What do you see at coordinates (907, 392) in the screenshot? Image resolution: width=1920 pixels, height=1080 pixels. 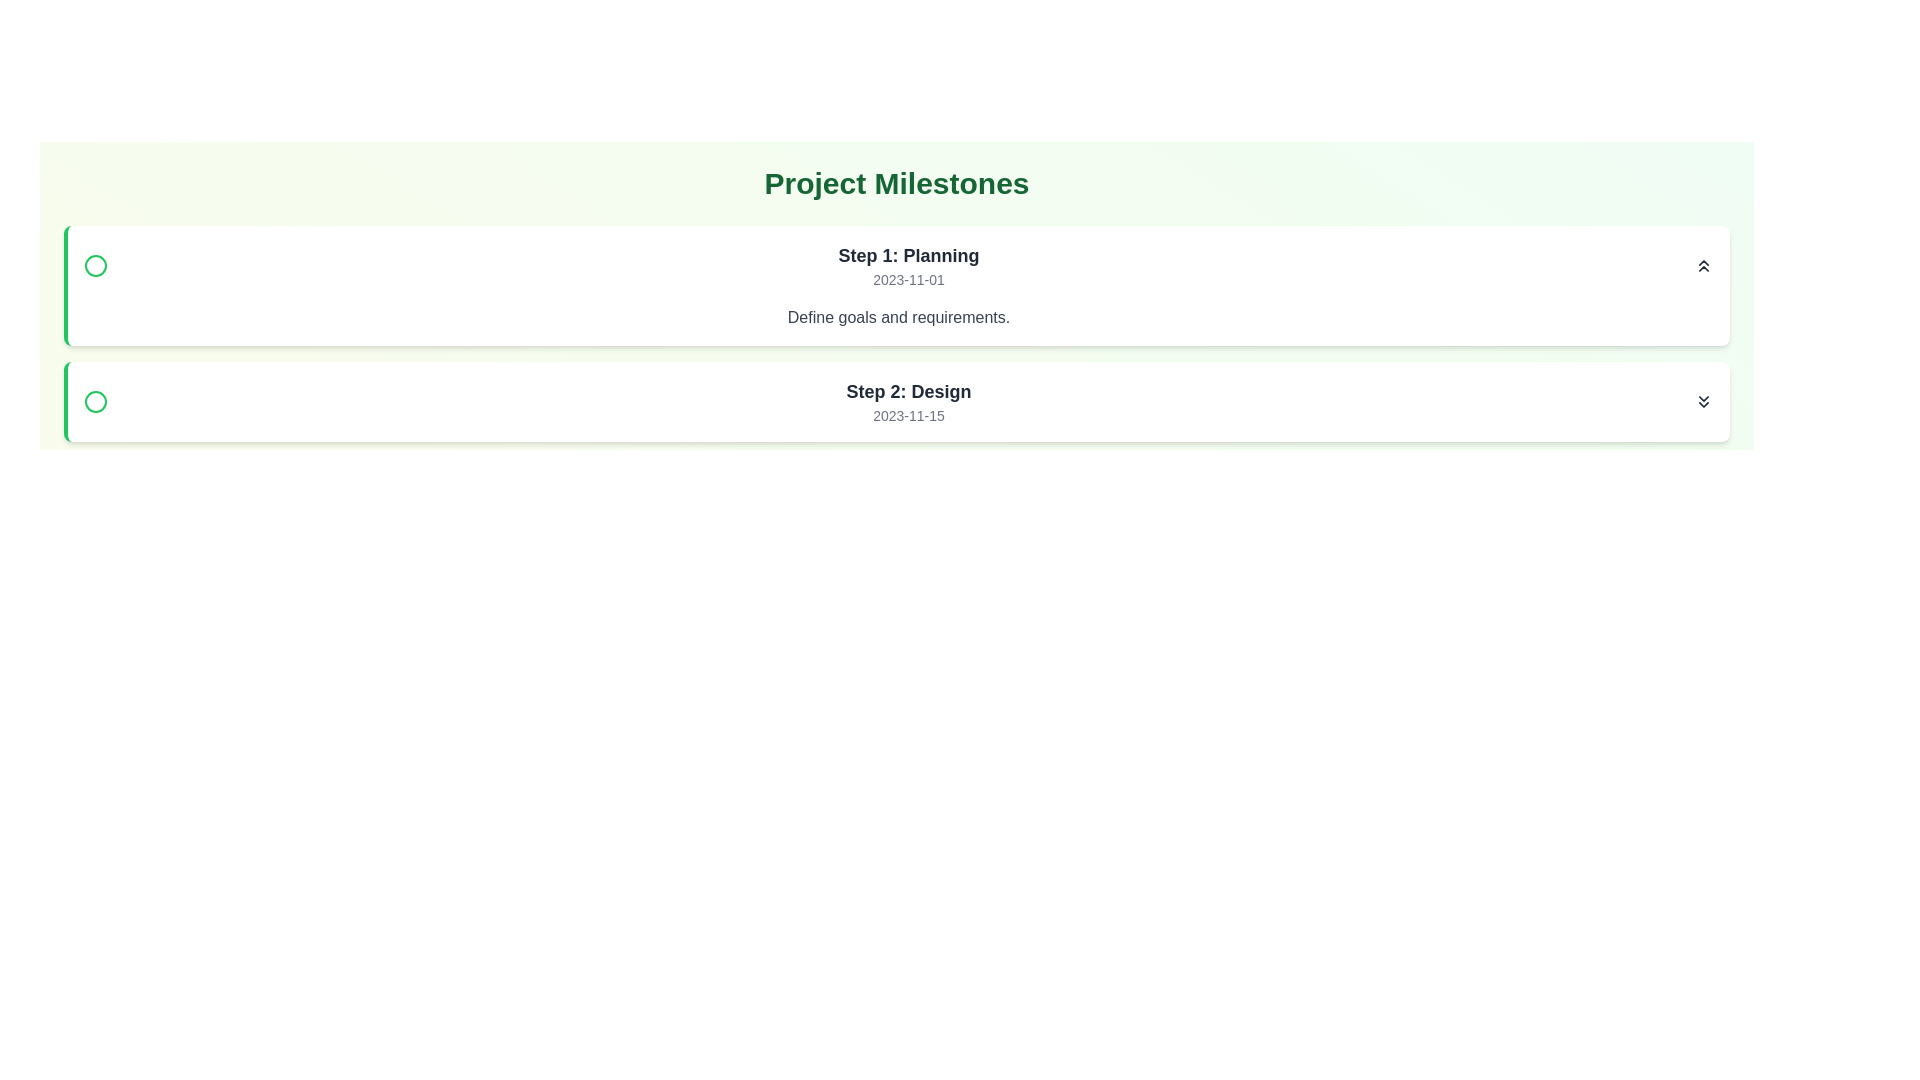 I see `the text label displaying 'Step 2: Design' in the 'Project Milestones' interface, which is styled with a large bold font and located below the 'Step 1: Planning' milestone section` at bounding box center [907, 392].